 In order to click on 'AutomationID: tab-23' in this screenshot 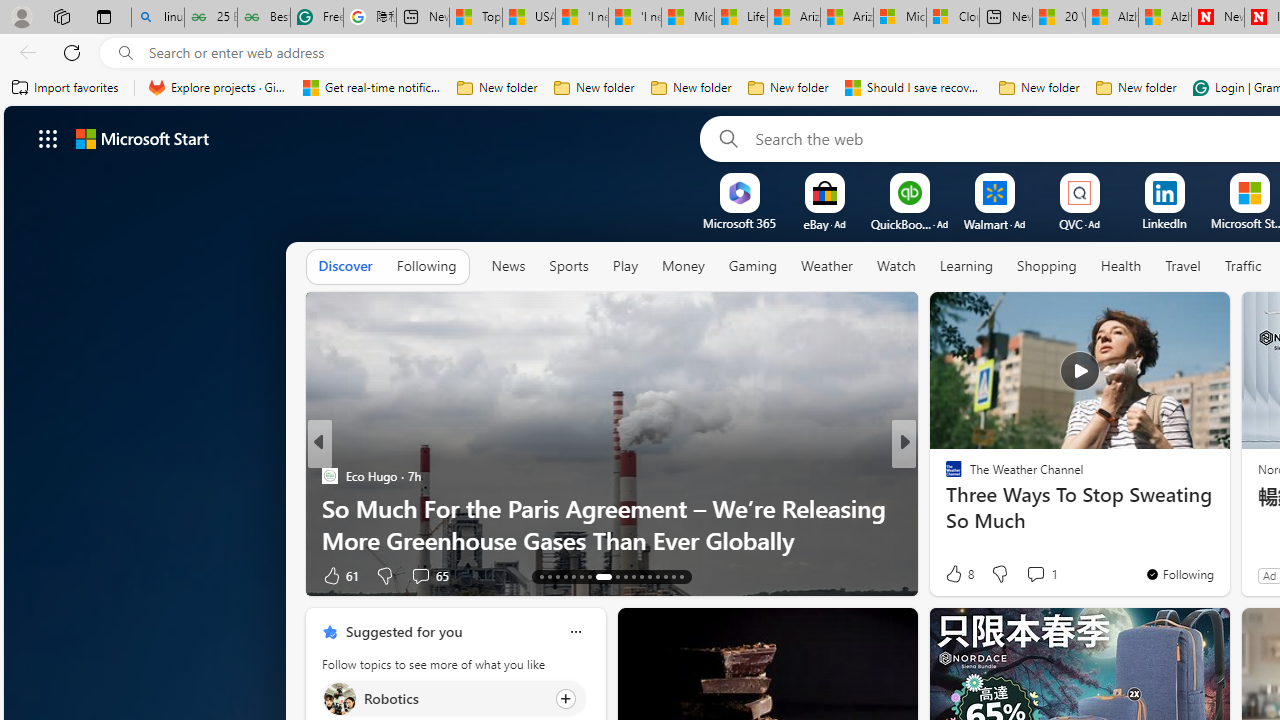, I will do `click(631, 577)`.